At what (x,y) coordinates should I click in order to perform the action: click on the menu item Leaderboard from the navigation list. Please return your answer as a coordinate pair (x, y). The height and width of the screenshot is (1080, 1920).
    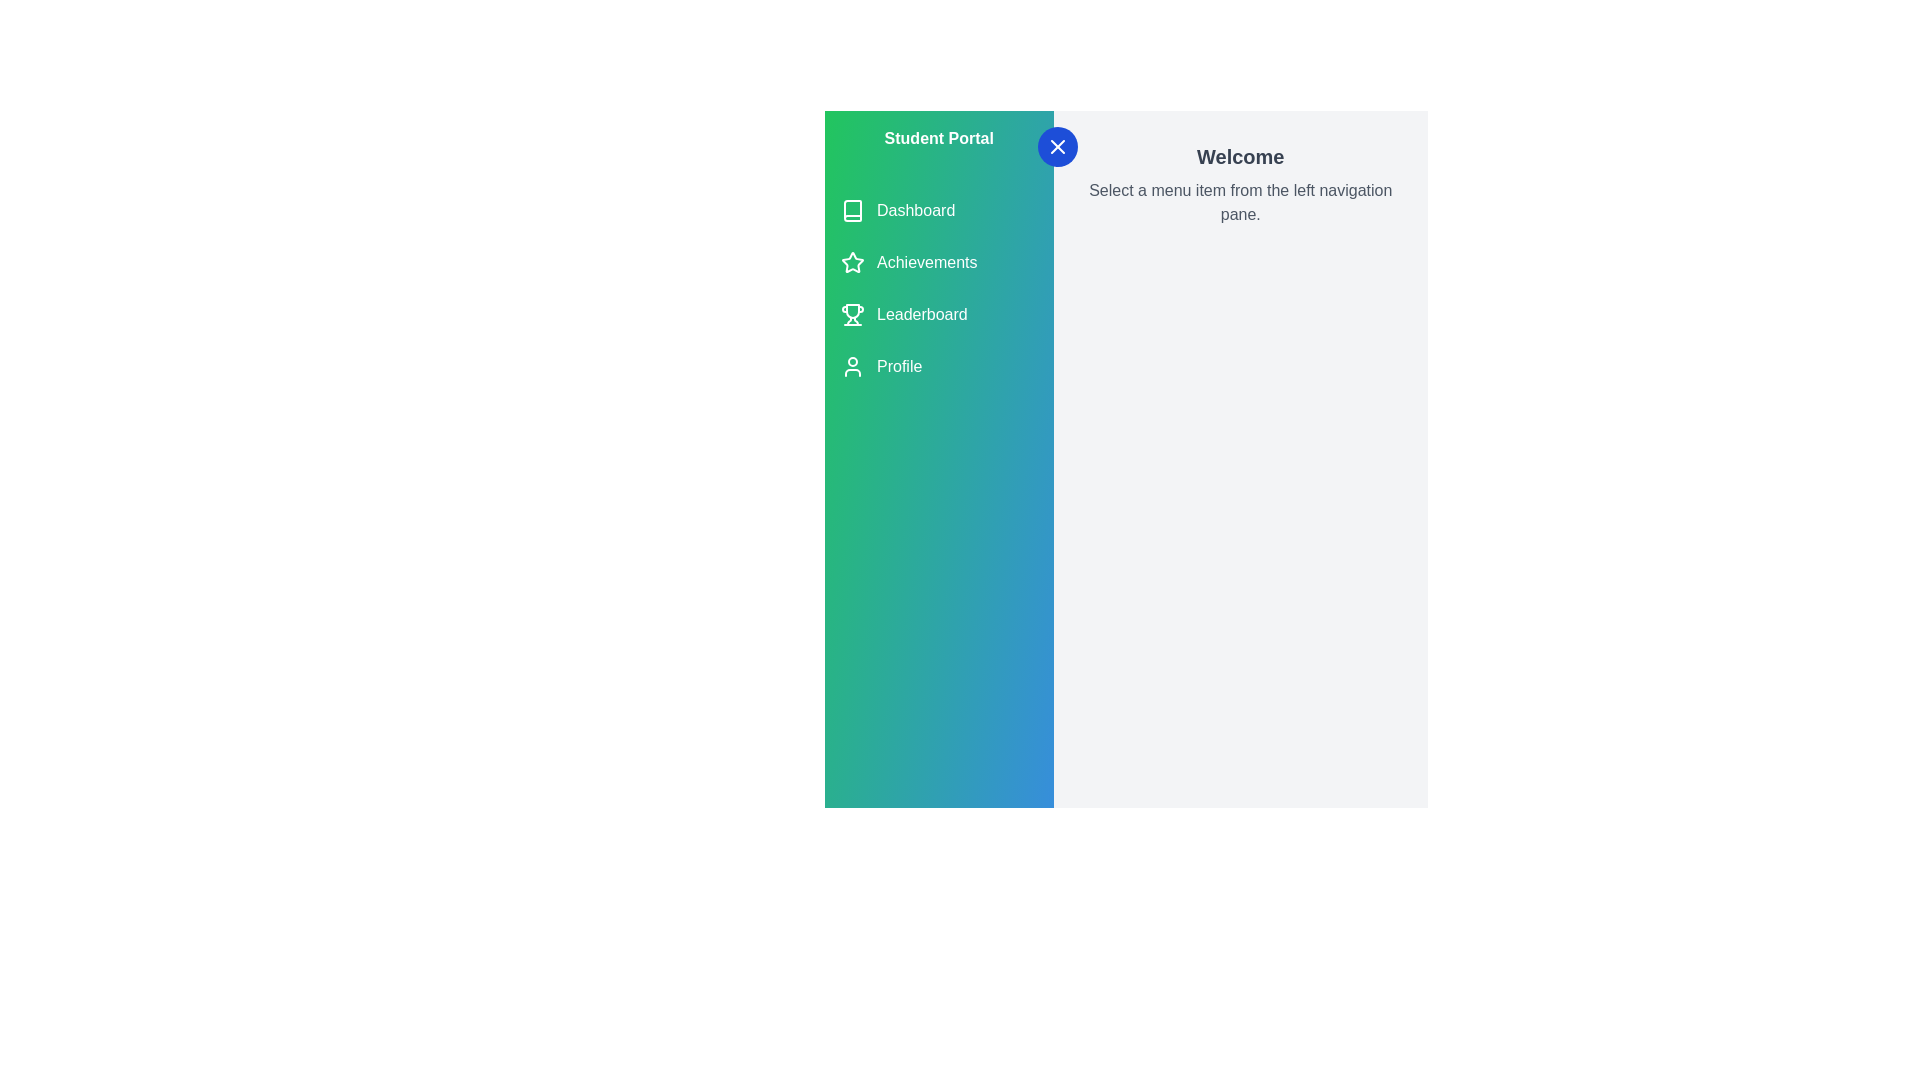
    Looking at the image, I should click on (938, 315).